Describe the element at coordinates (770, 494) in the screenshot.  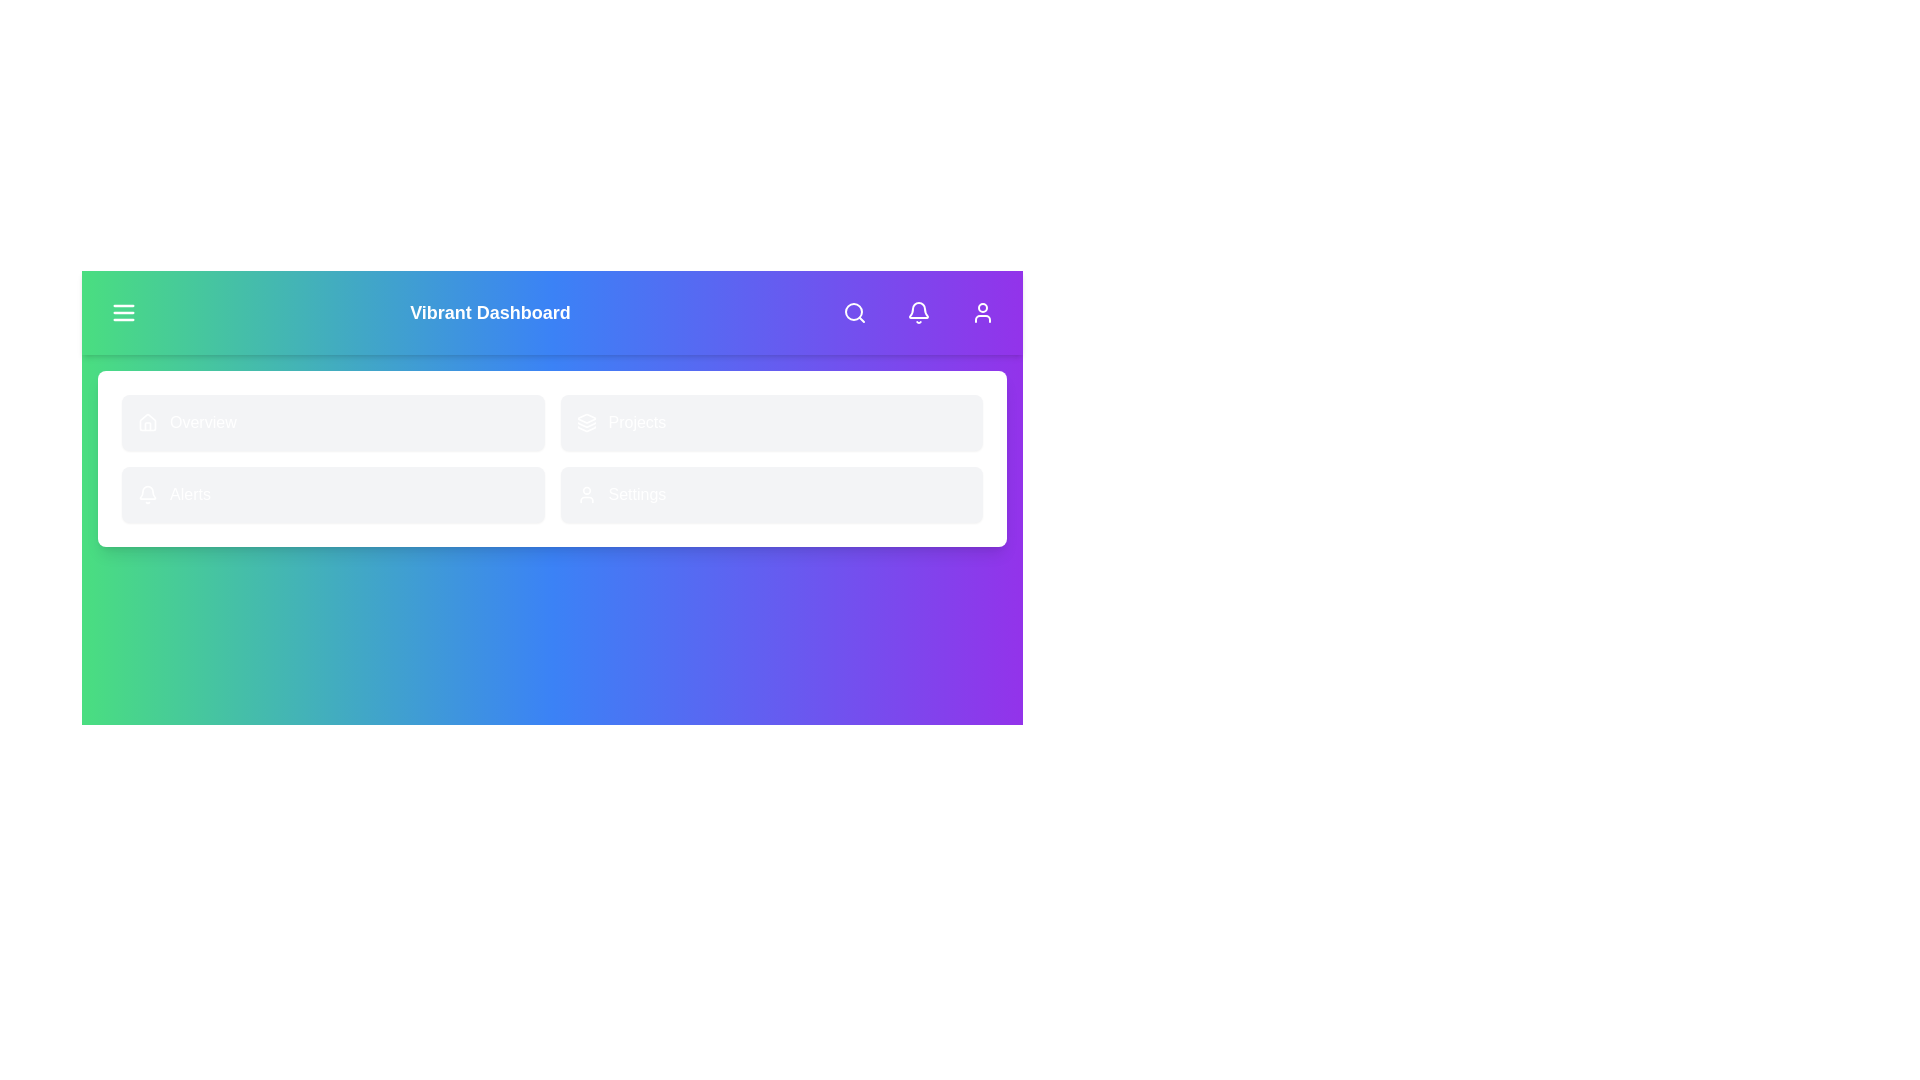
I see `the 'Settings' navigation item` at that location.